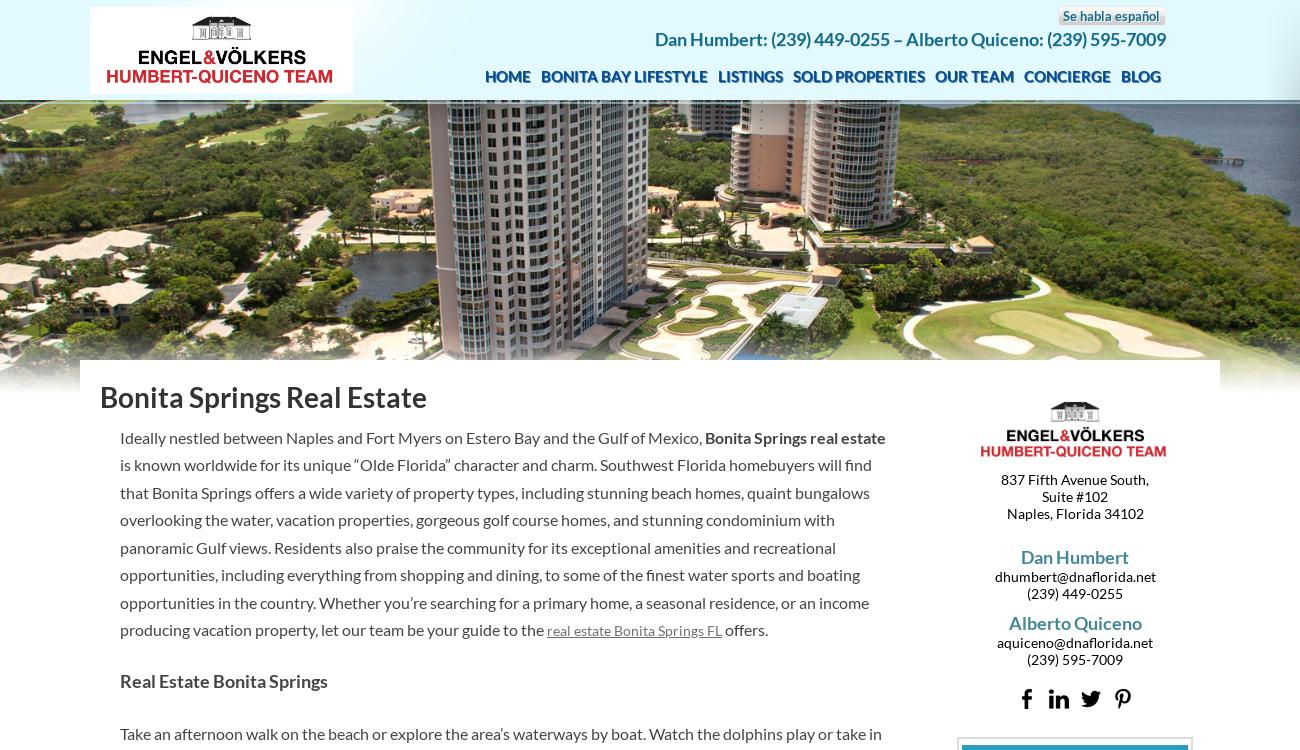 This screenshot has width=1300, height=750. Describe the element at coordinates (412, 437) in the screenshot. I see `'Ideally nestled between Naples and Fort Myers on Estero Bay and the Gulf of Mexico,'` at that location.